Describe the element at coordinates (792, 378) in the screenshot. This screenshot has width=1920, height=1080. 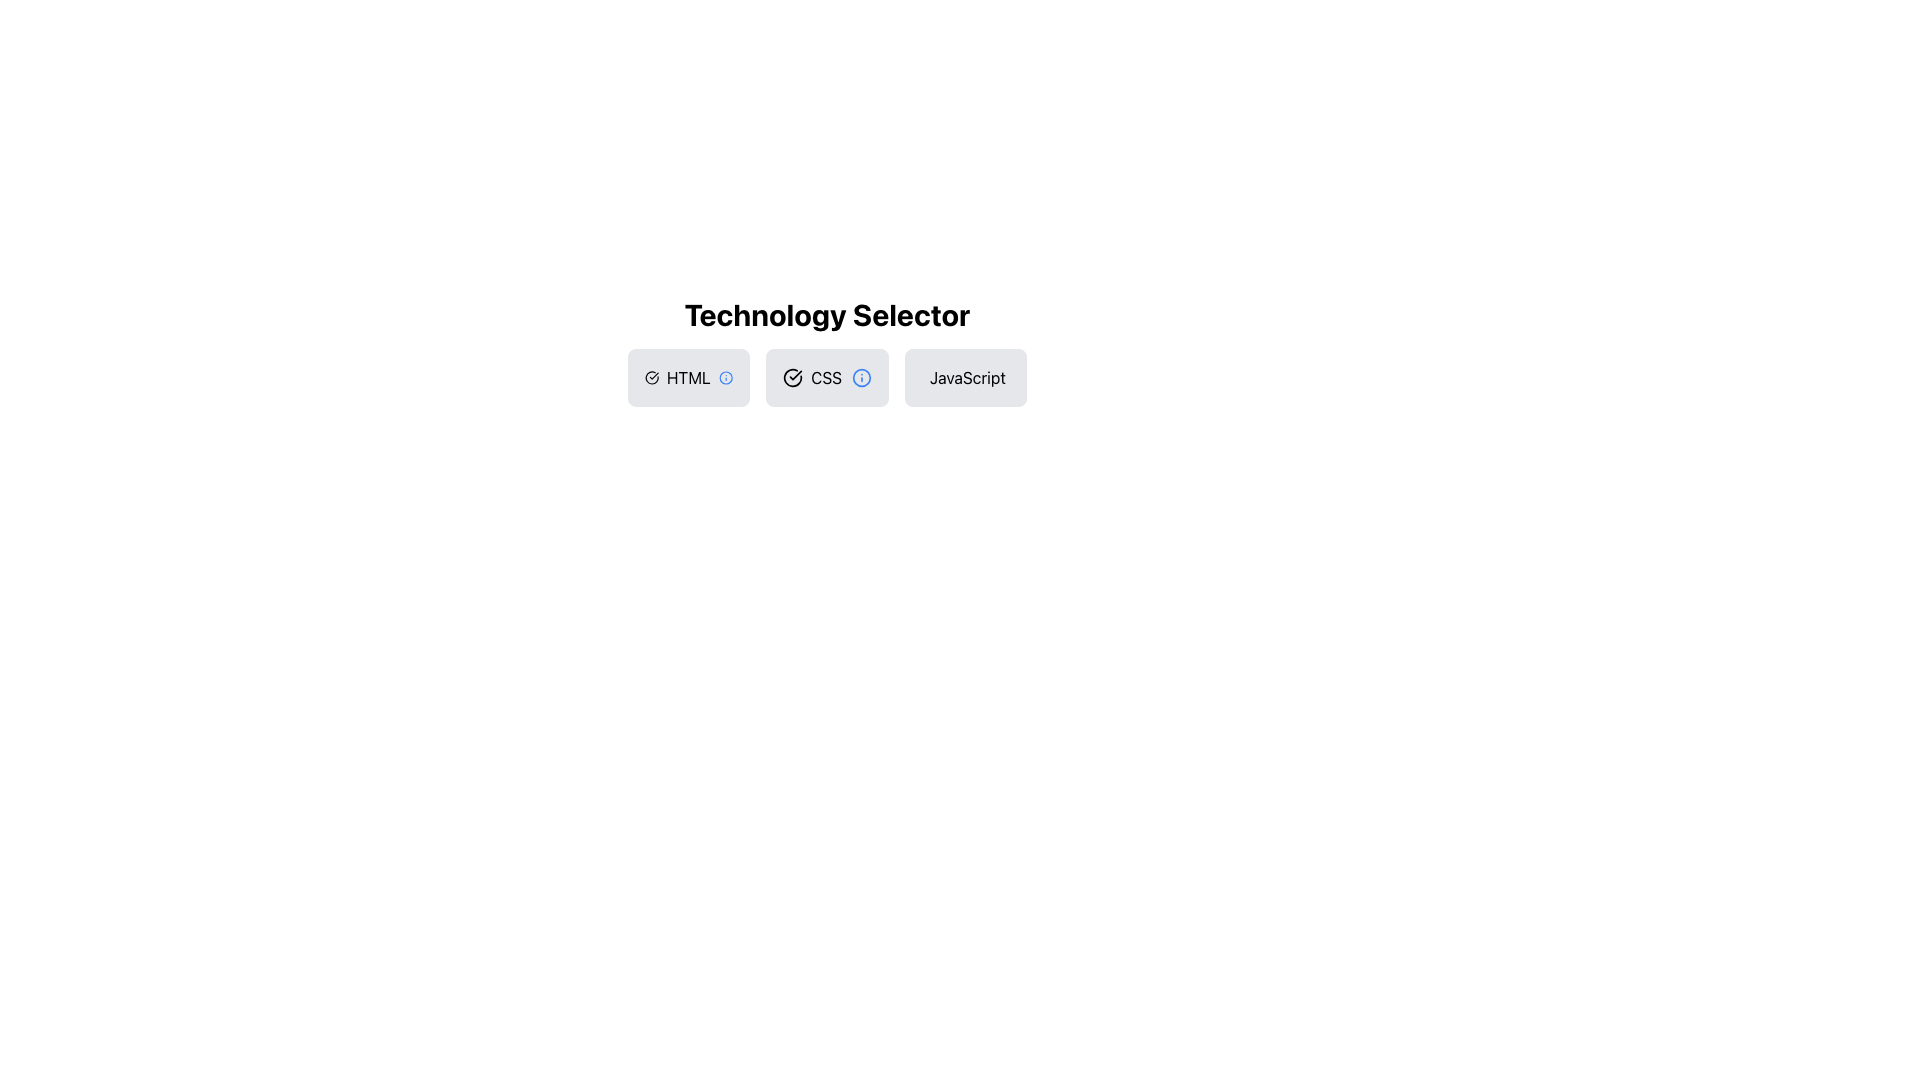
I see `the circle-check SVG icon that serves as a status indicator for the CSS option in the technology selector` at that location.